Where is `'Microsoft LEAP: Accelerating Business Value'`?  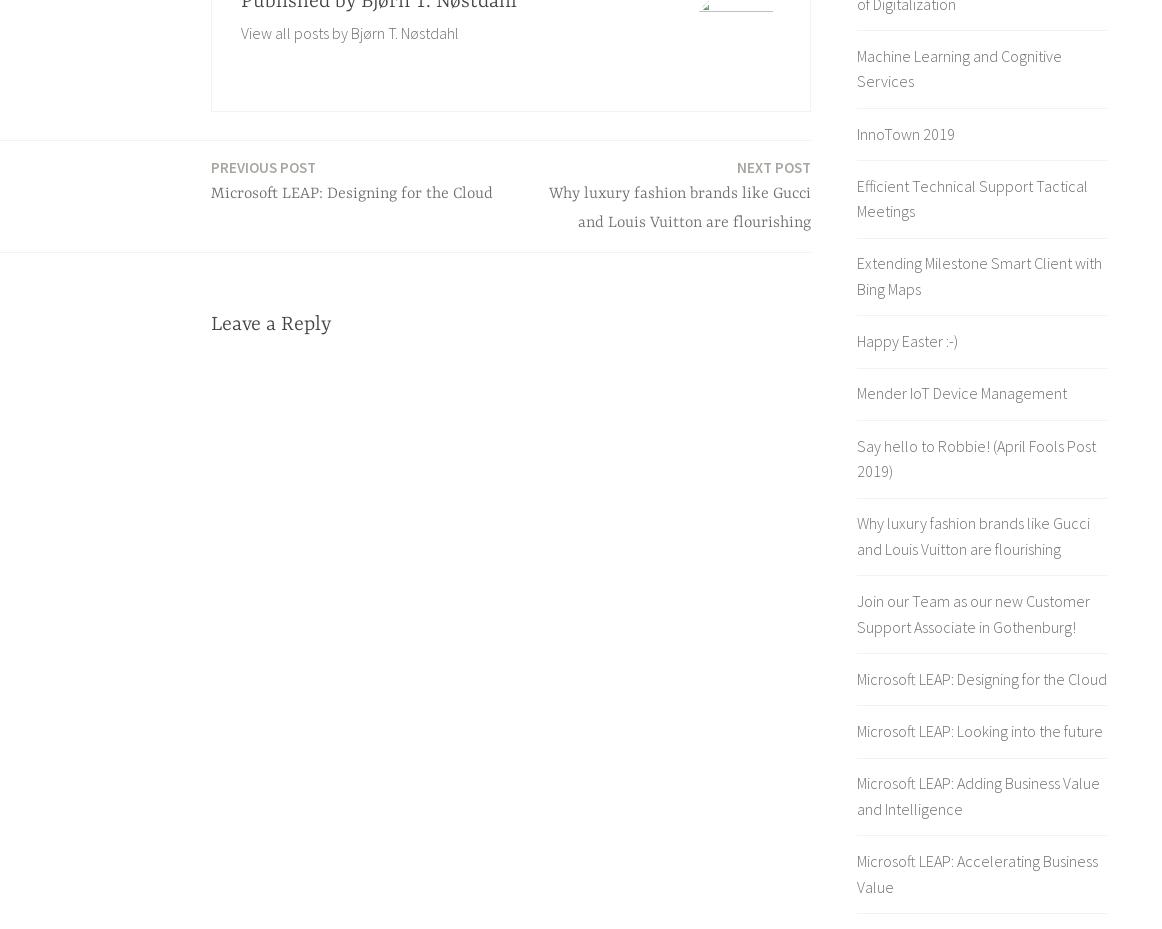 'Microsoft LEAP: Accelerating Business Value' is located at coordinates (976, 873).